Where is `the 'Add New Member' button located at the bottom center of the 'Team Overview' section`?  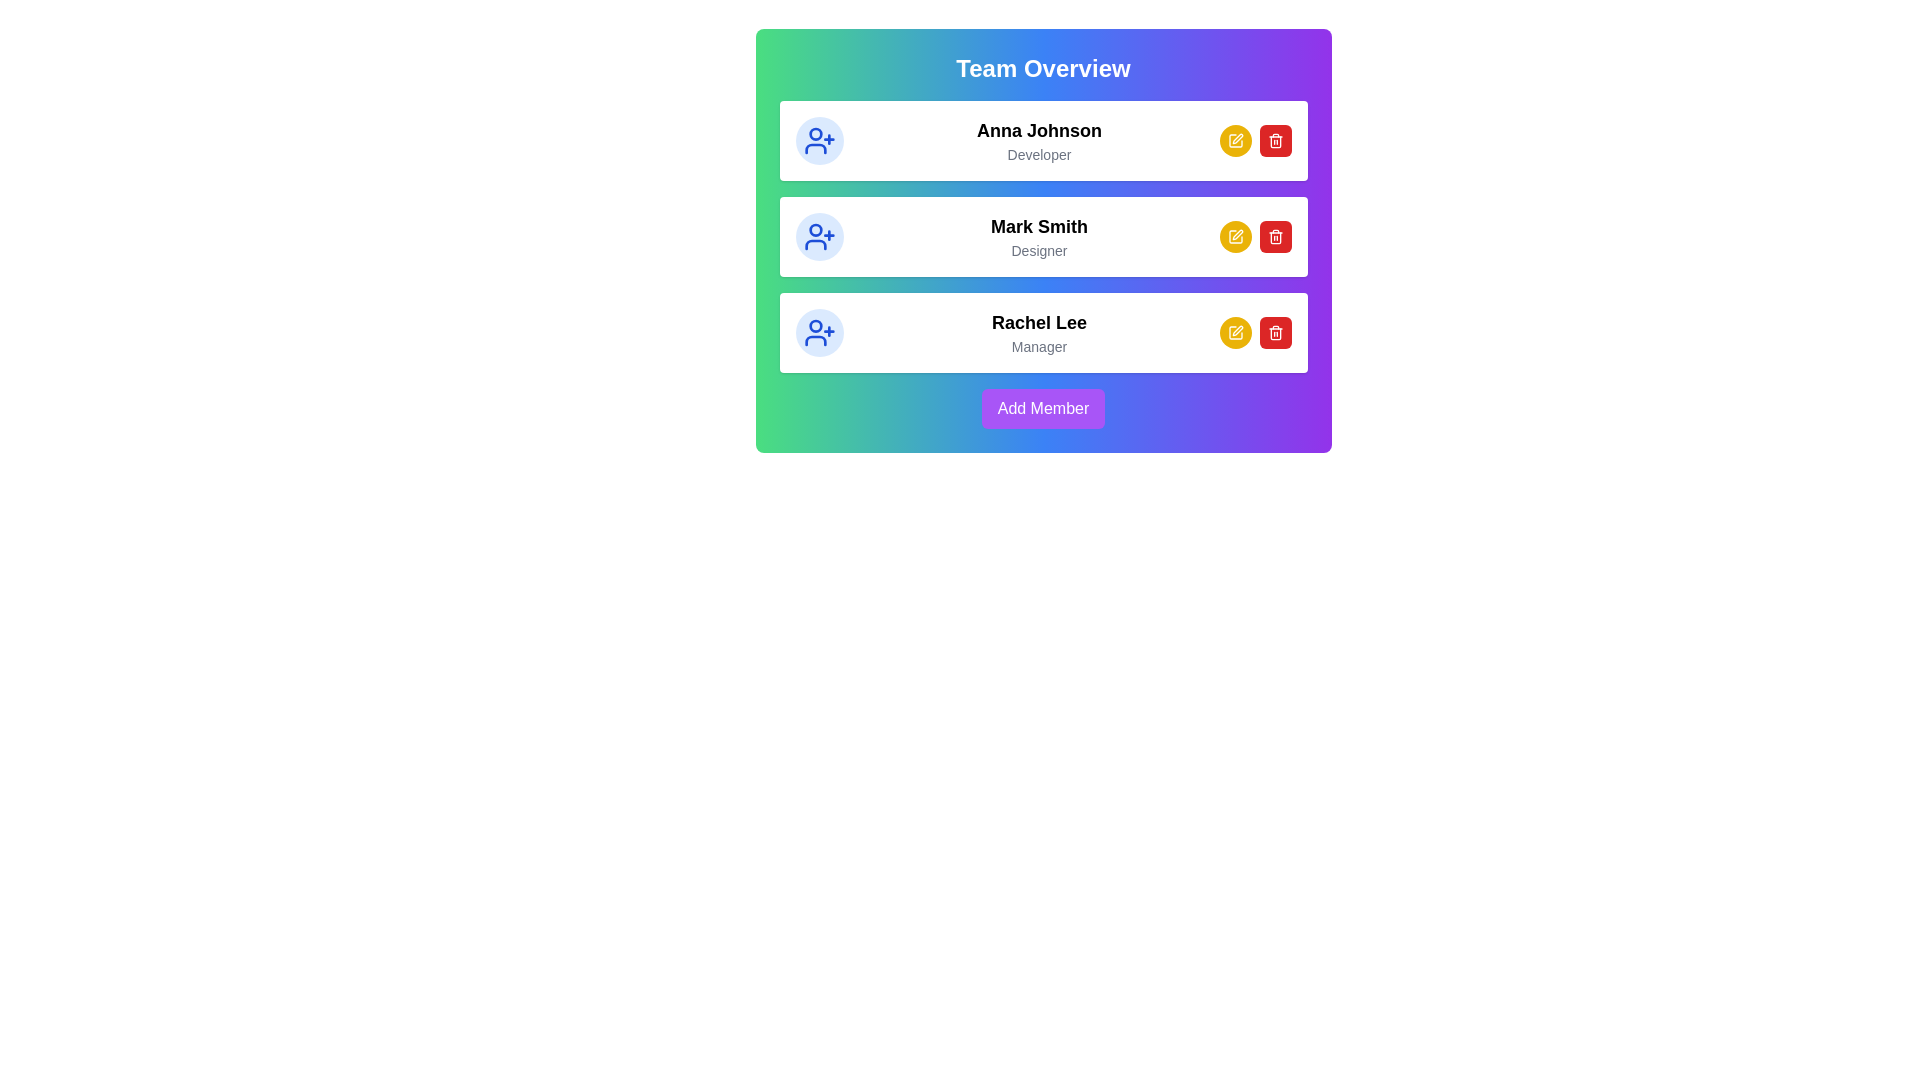 the 'Add New Member' button located at the bottom center of the 'Team Overview' section is located at coordinates (1042, 407).